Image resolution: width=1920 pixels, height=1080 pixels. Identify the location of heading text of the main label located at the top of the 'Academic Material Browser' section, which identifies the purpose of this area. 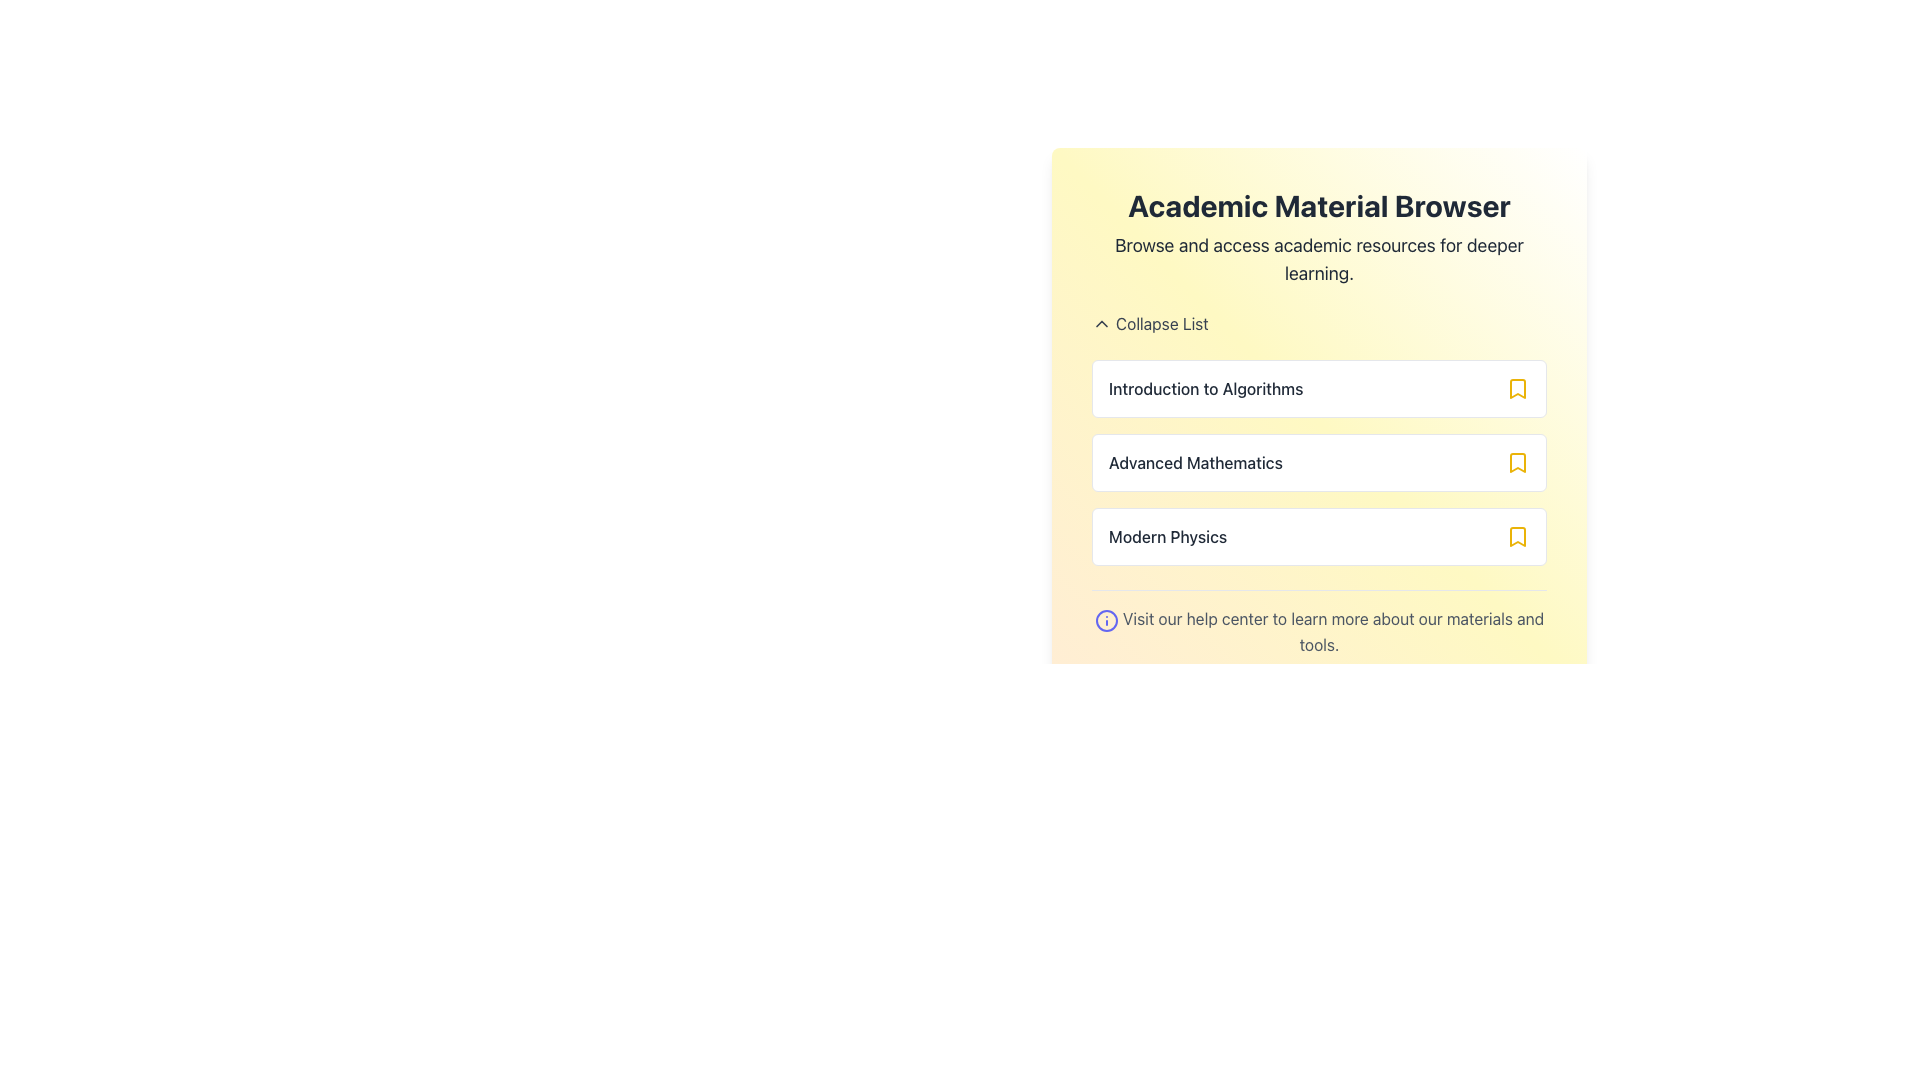
(1319, 205).